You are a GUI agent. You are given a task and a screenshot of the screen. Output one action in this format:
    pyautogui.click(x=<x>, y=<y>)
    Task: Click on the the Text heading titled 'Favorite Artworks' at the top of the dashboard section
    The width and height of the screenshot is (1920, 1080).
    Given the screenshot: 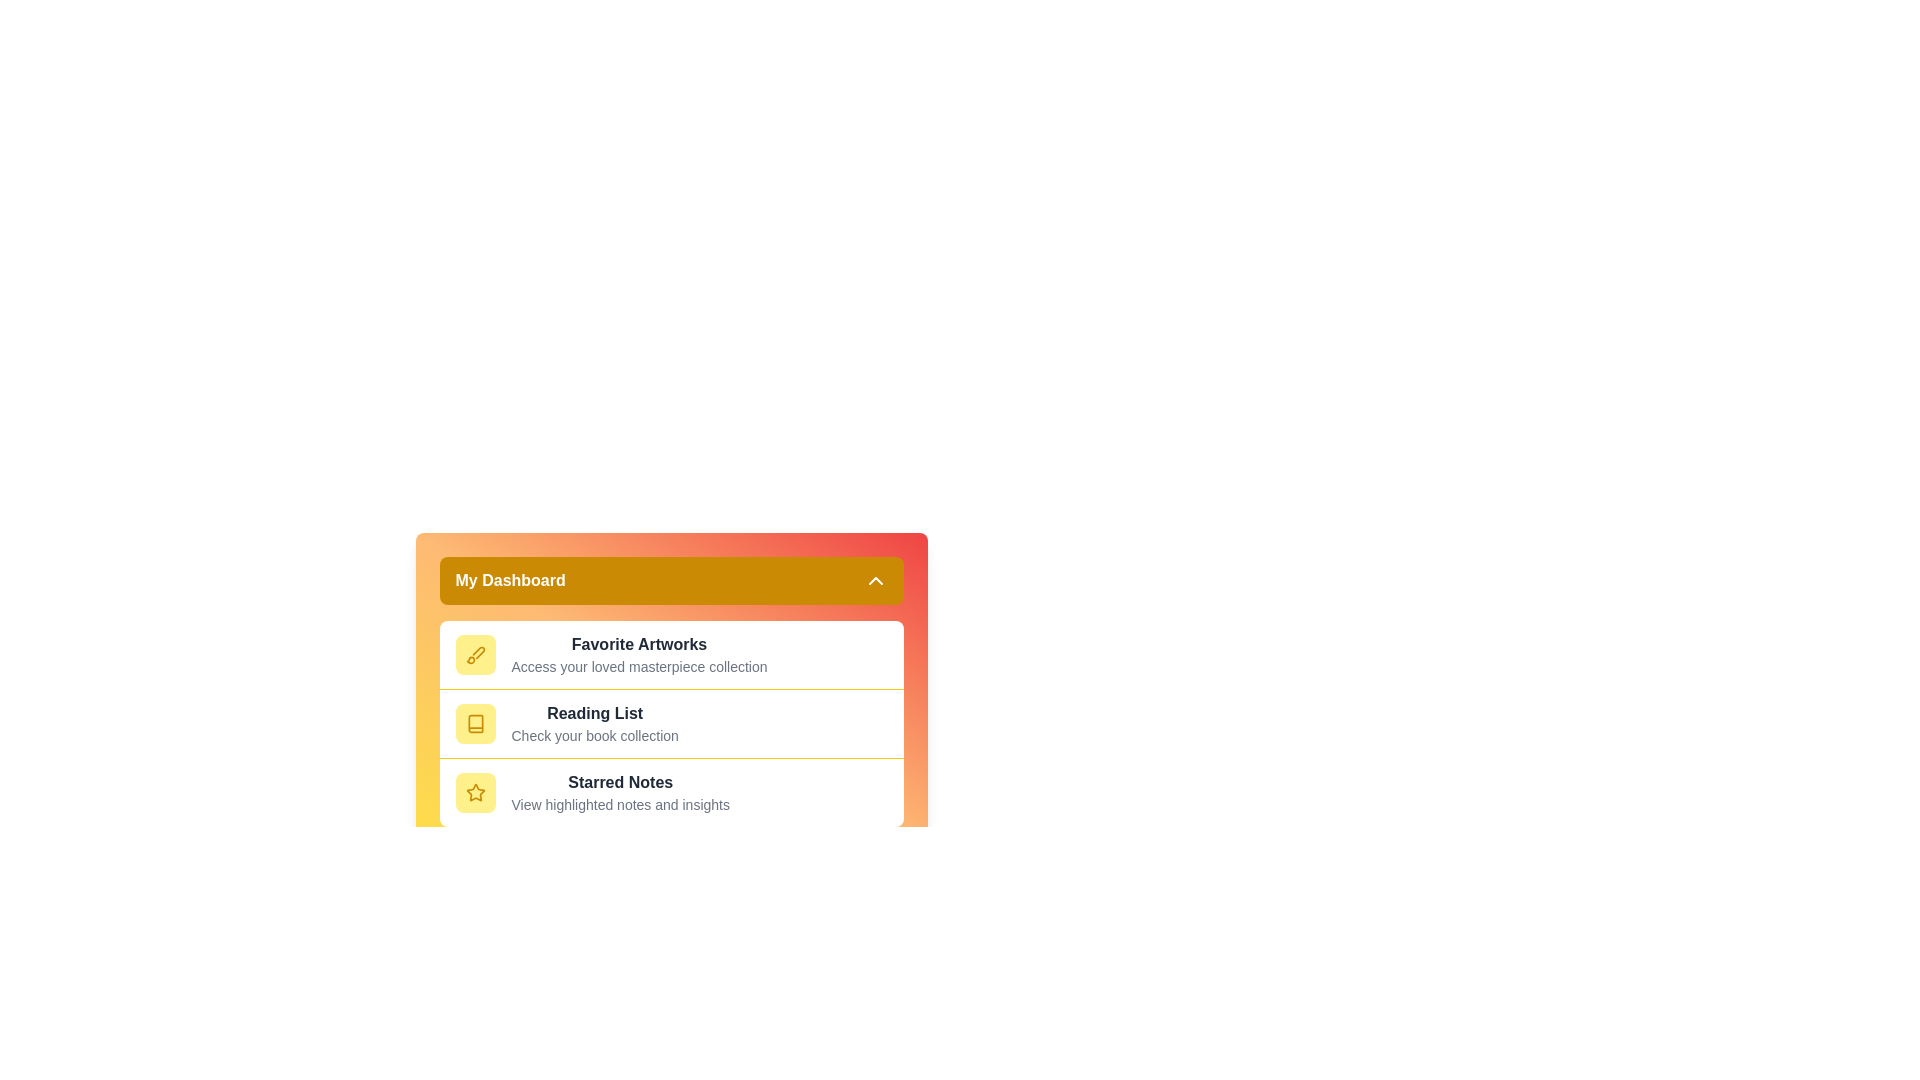 What is the action you would take?
    pyautogui.click(x=638, y=644)
    